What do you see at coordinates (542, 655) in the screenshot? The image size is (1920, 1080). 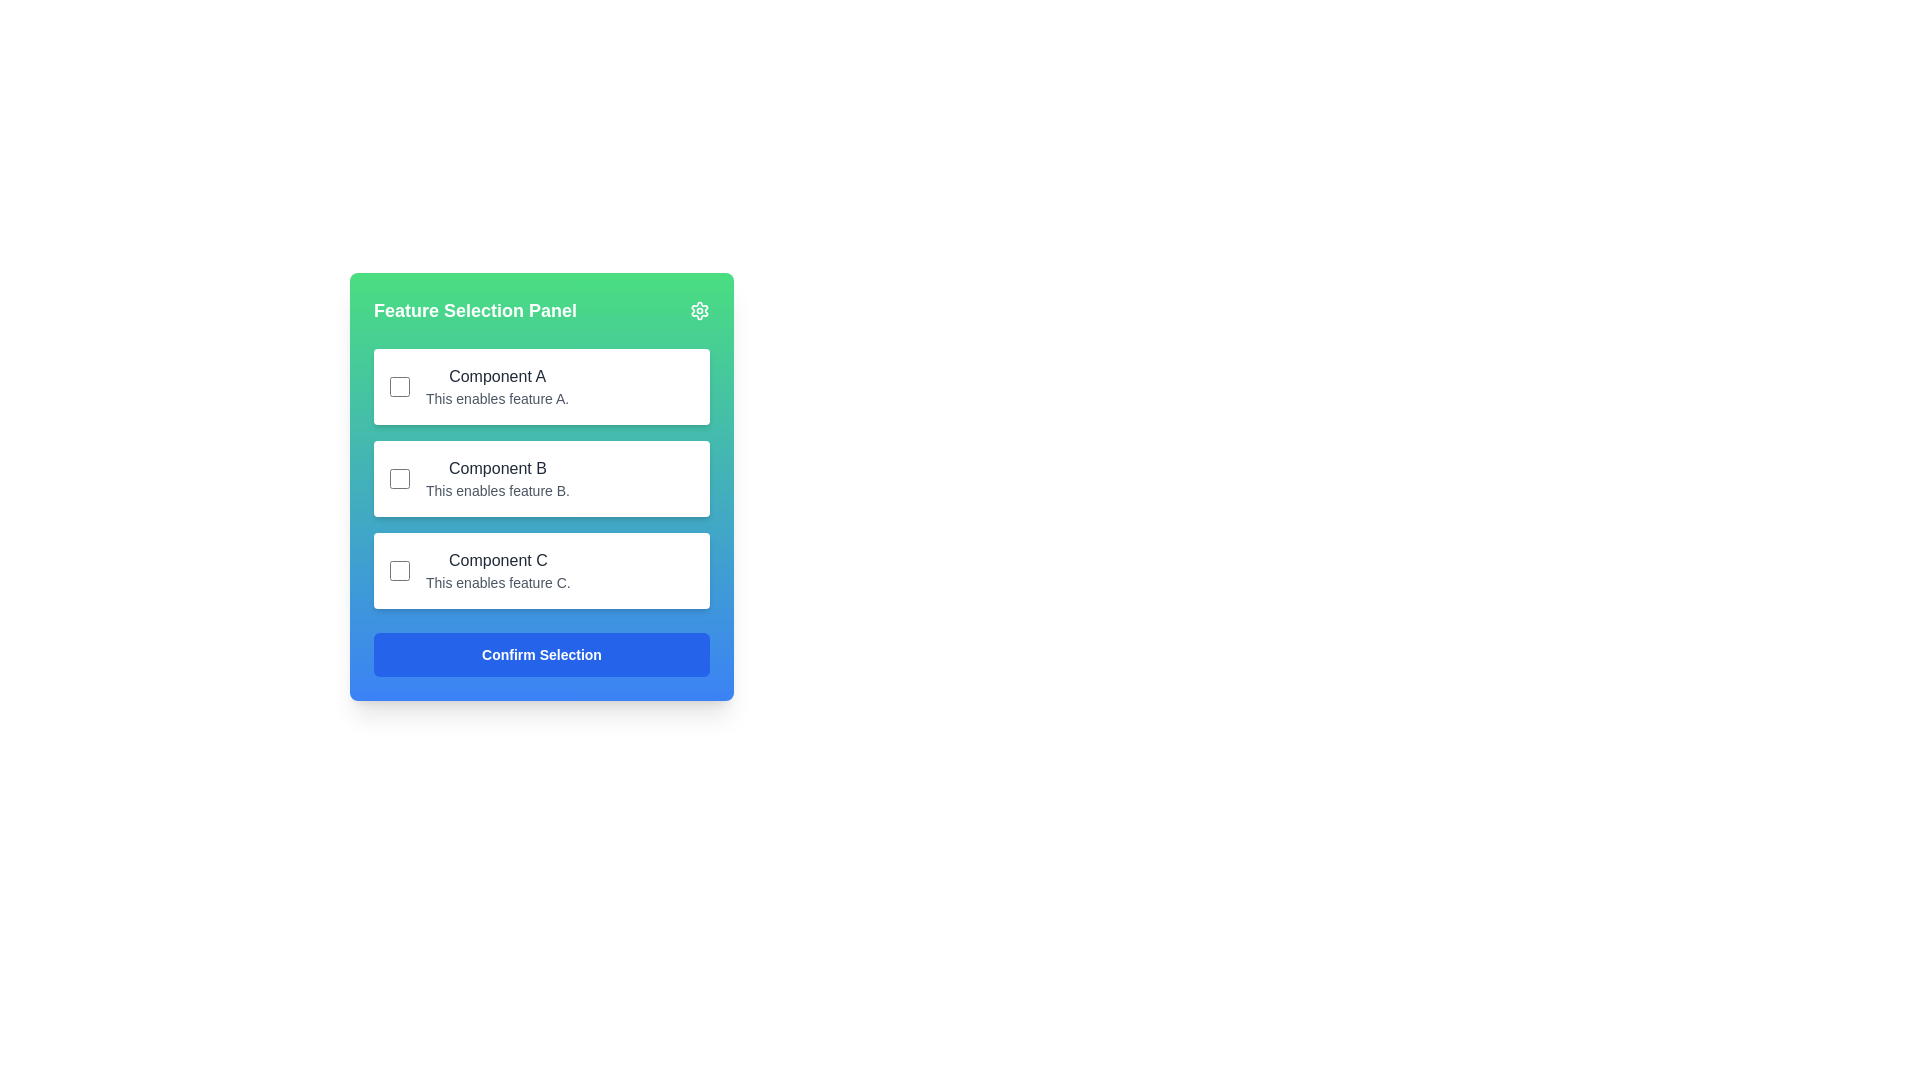 I see `the confirmation button located at the bottom of the 'Feature Selection Panel' to enable keyboard interaction` at bounding box center [542, 655].